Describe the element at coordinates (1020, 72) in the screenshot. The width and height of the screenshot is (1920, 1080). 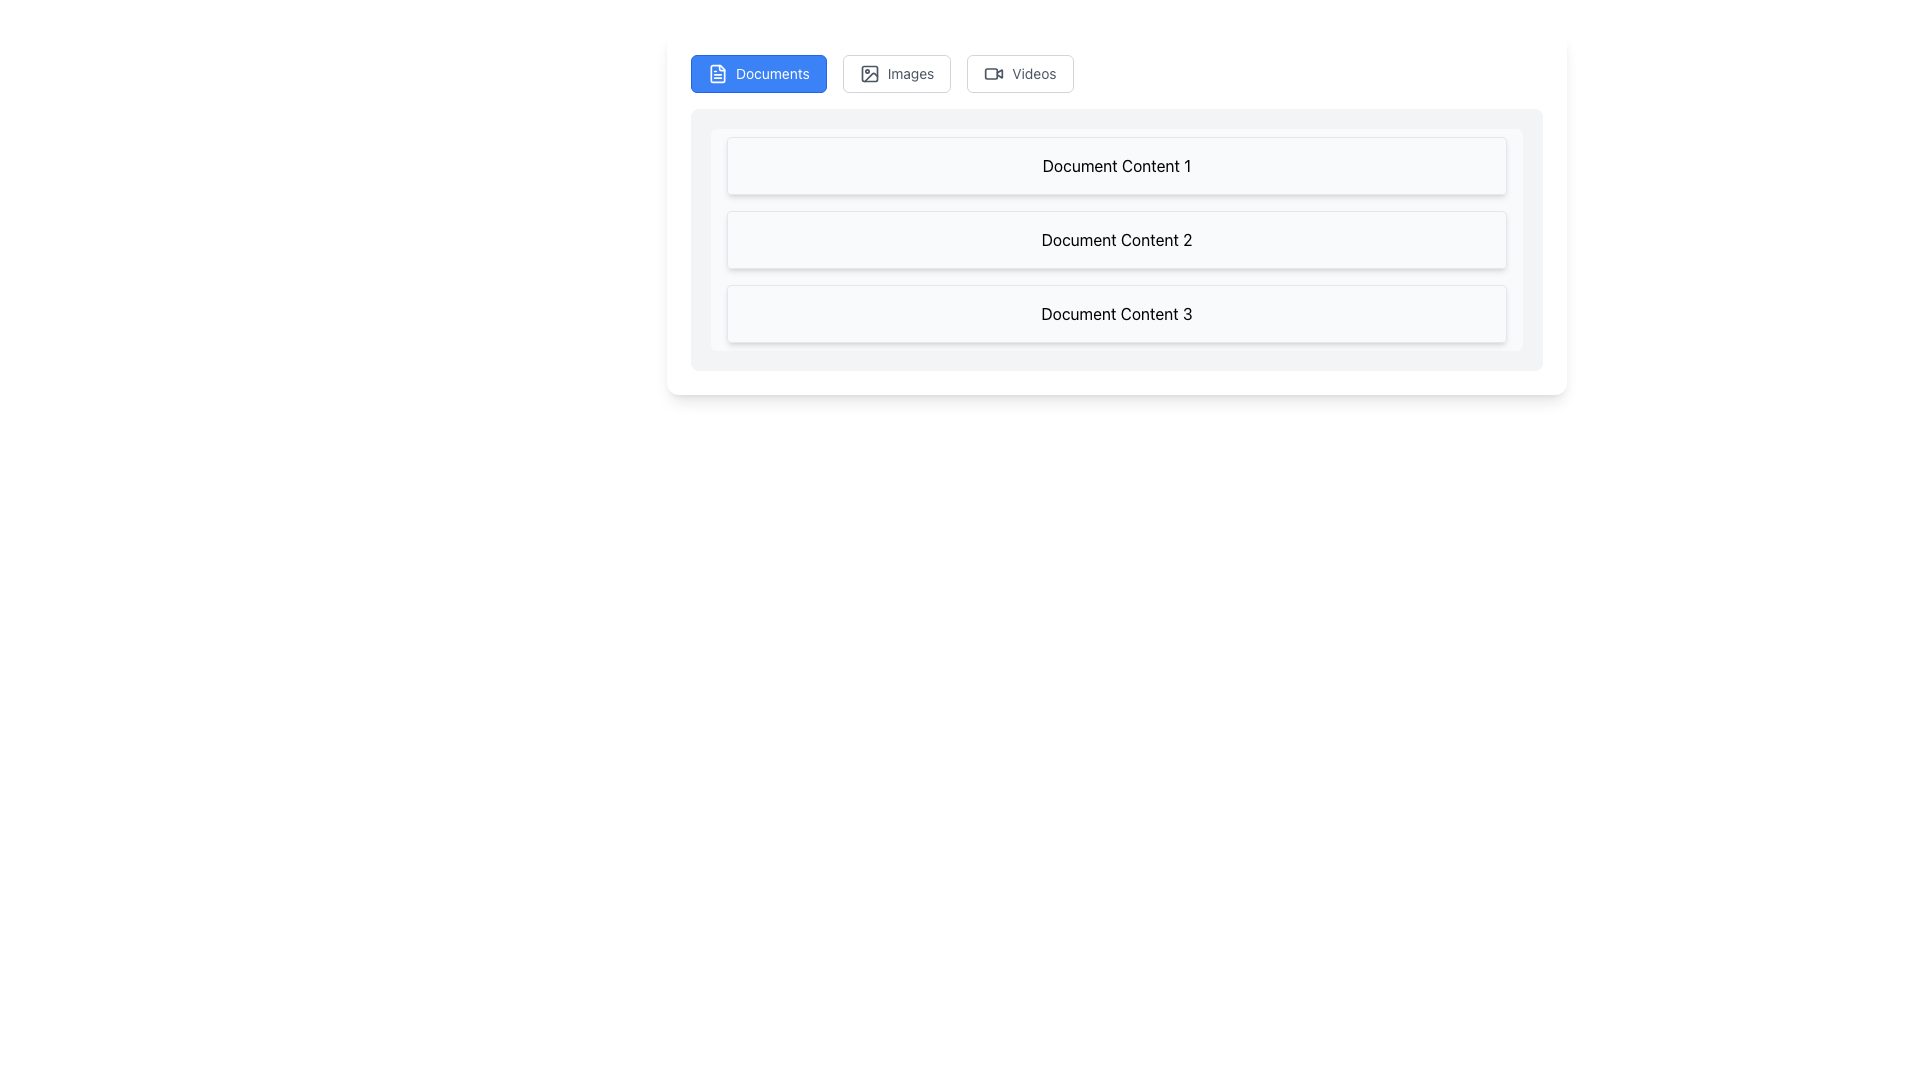
I see `the rectangular button with rounded corners that has a video camera icon and the text 'Videos'` at that location.